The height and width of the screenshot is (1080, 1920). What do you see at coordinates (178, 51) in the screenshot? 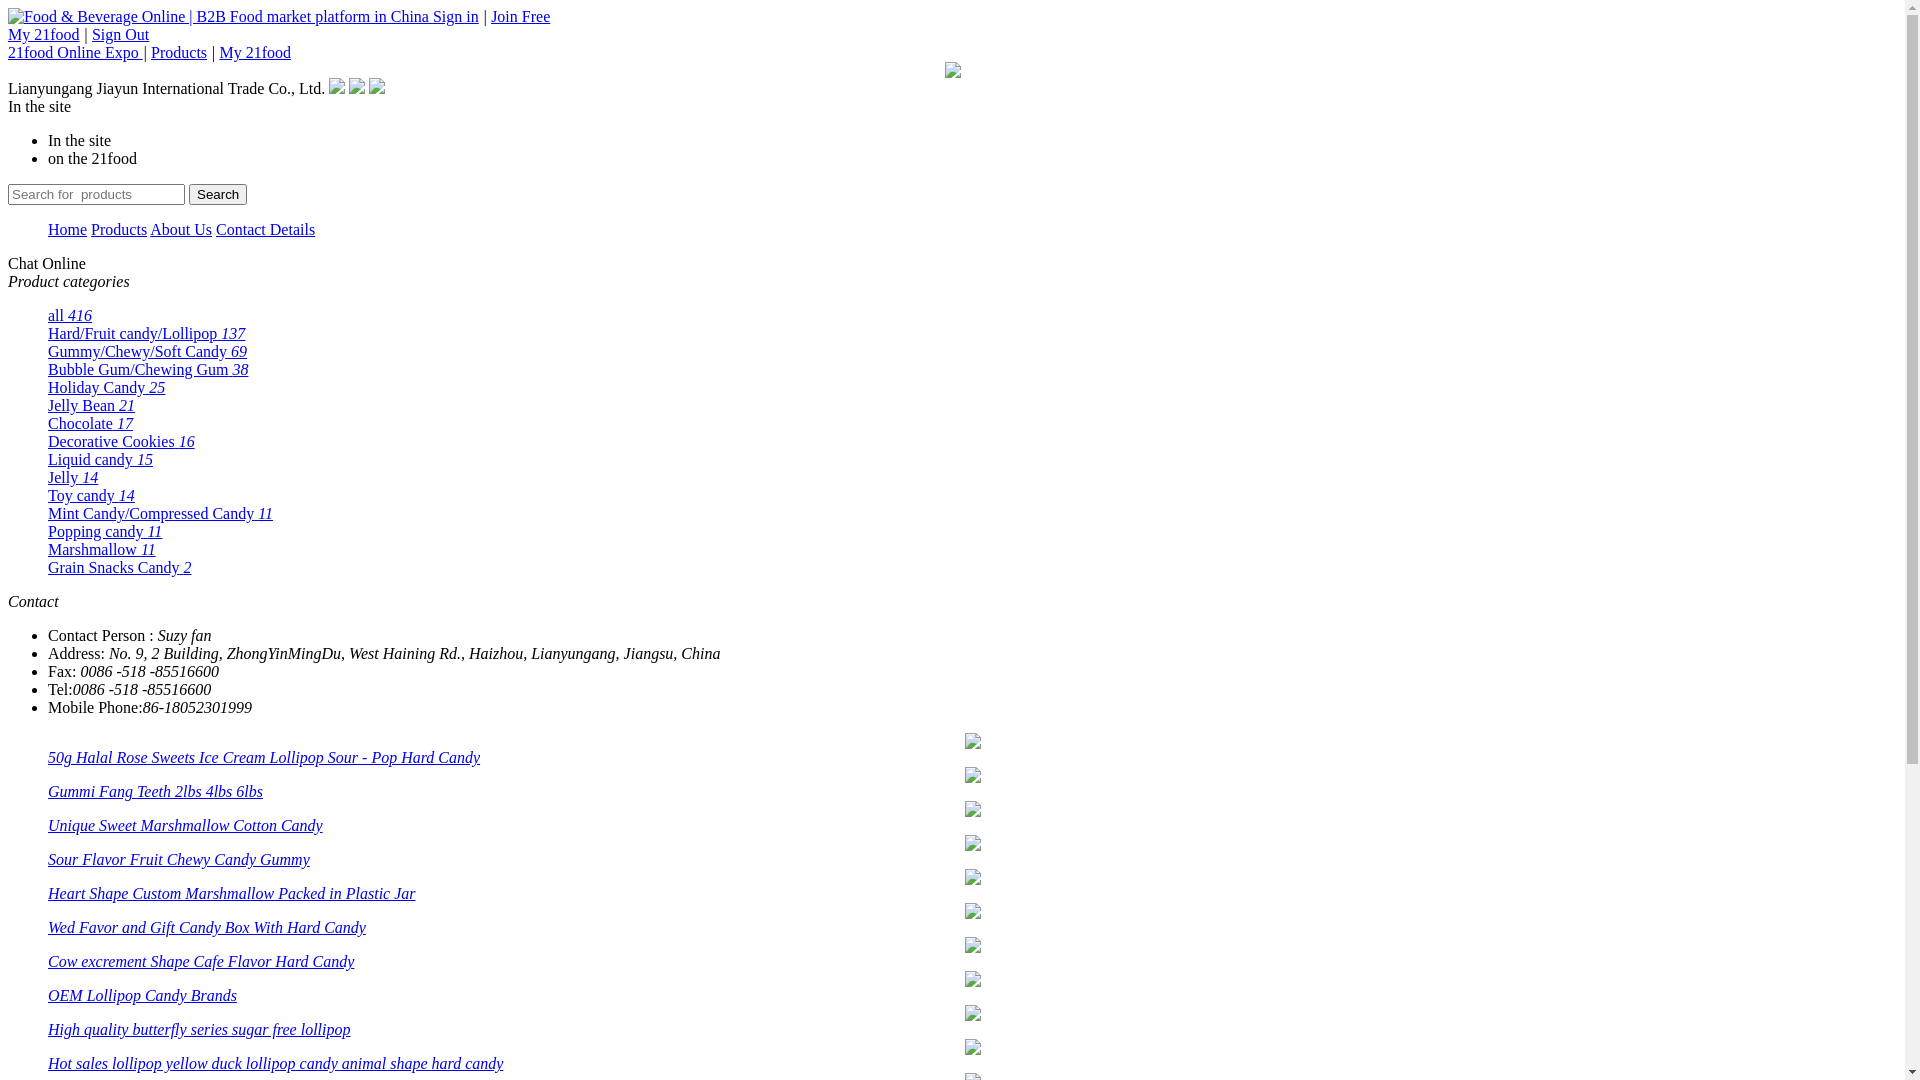
I see `'Products'` at bounding box center [178, 51].